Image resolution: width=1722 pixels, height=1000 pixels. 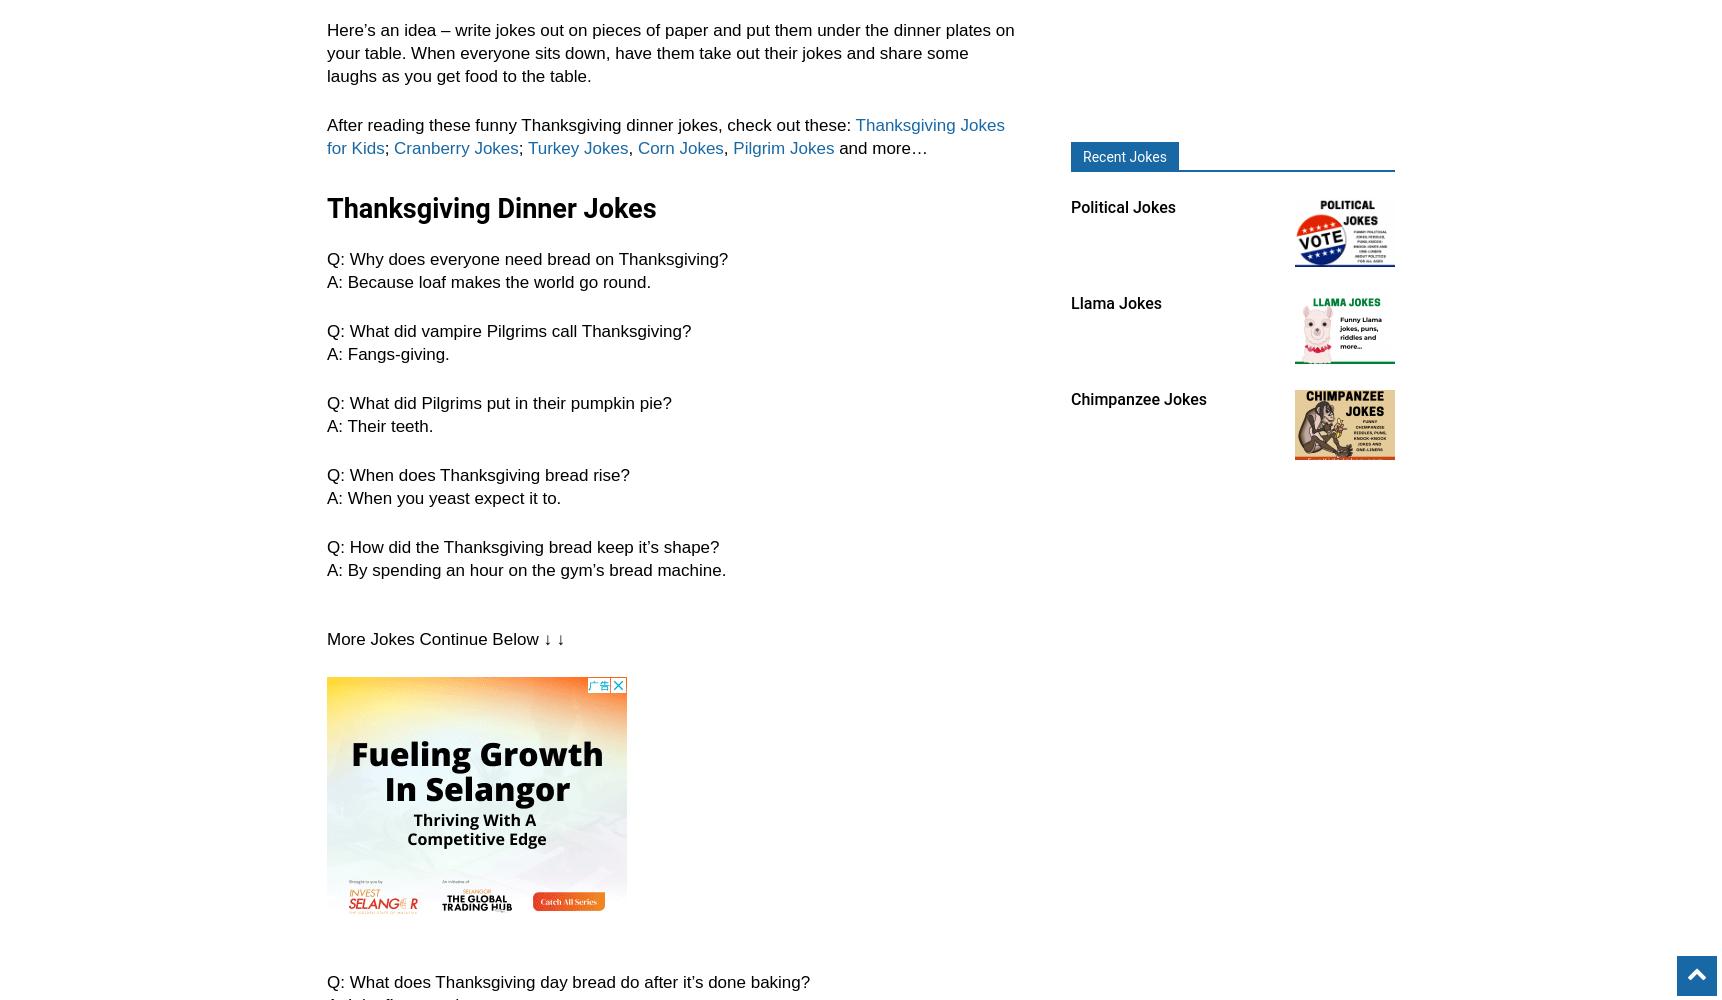 I want to click on 'Recent Jokes', so click(x=1124, y=157).